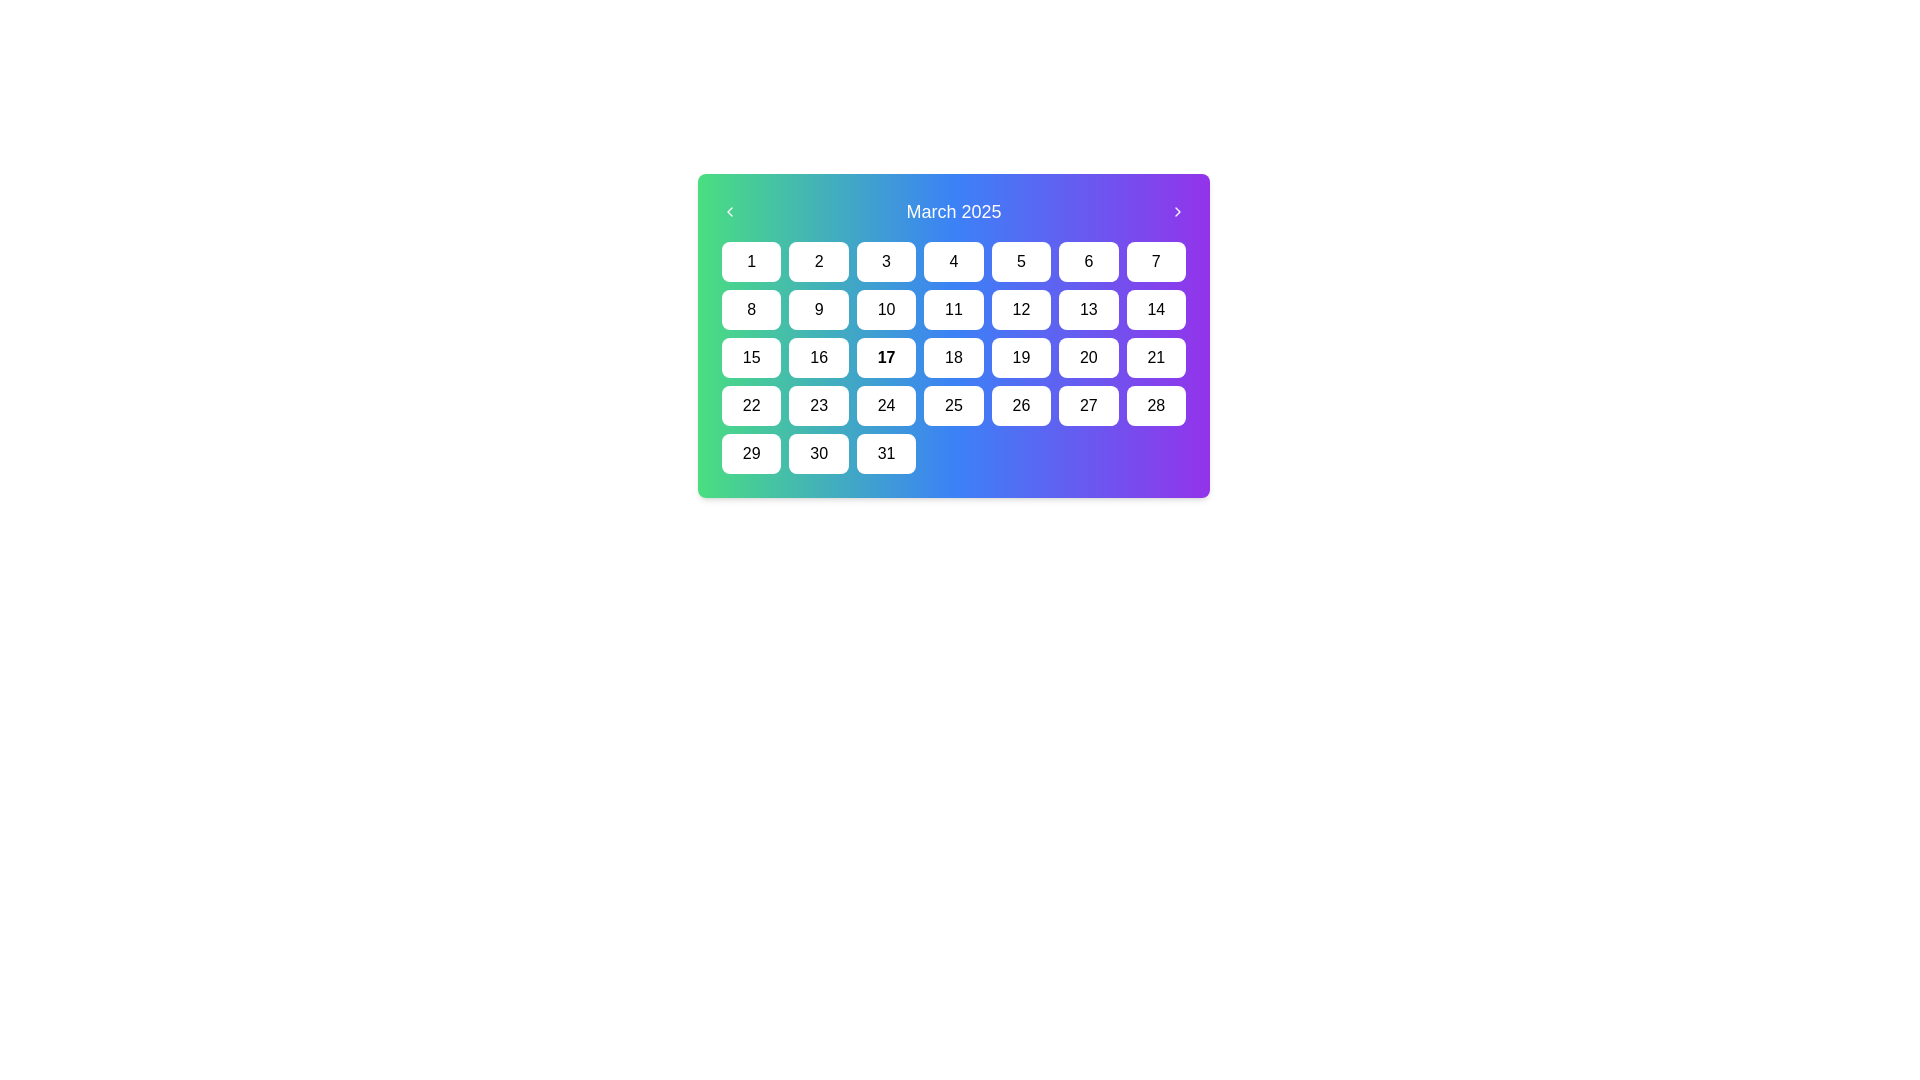  What do you see at coordinates (953, 309) in the screenshot?
I see `the button representing the 11th day of March 2025 in the calendar to change its background color` at bounding box center [953, 309].